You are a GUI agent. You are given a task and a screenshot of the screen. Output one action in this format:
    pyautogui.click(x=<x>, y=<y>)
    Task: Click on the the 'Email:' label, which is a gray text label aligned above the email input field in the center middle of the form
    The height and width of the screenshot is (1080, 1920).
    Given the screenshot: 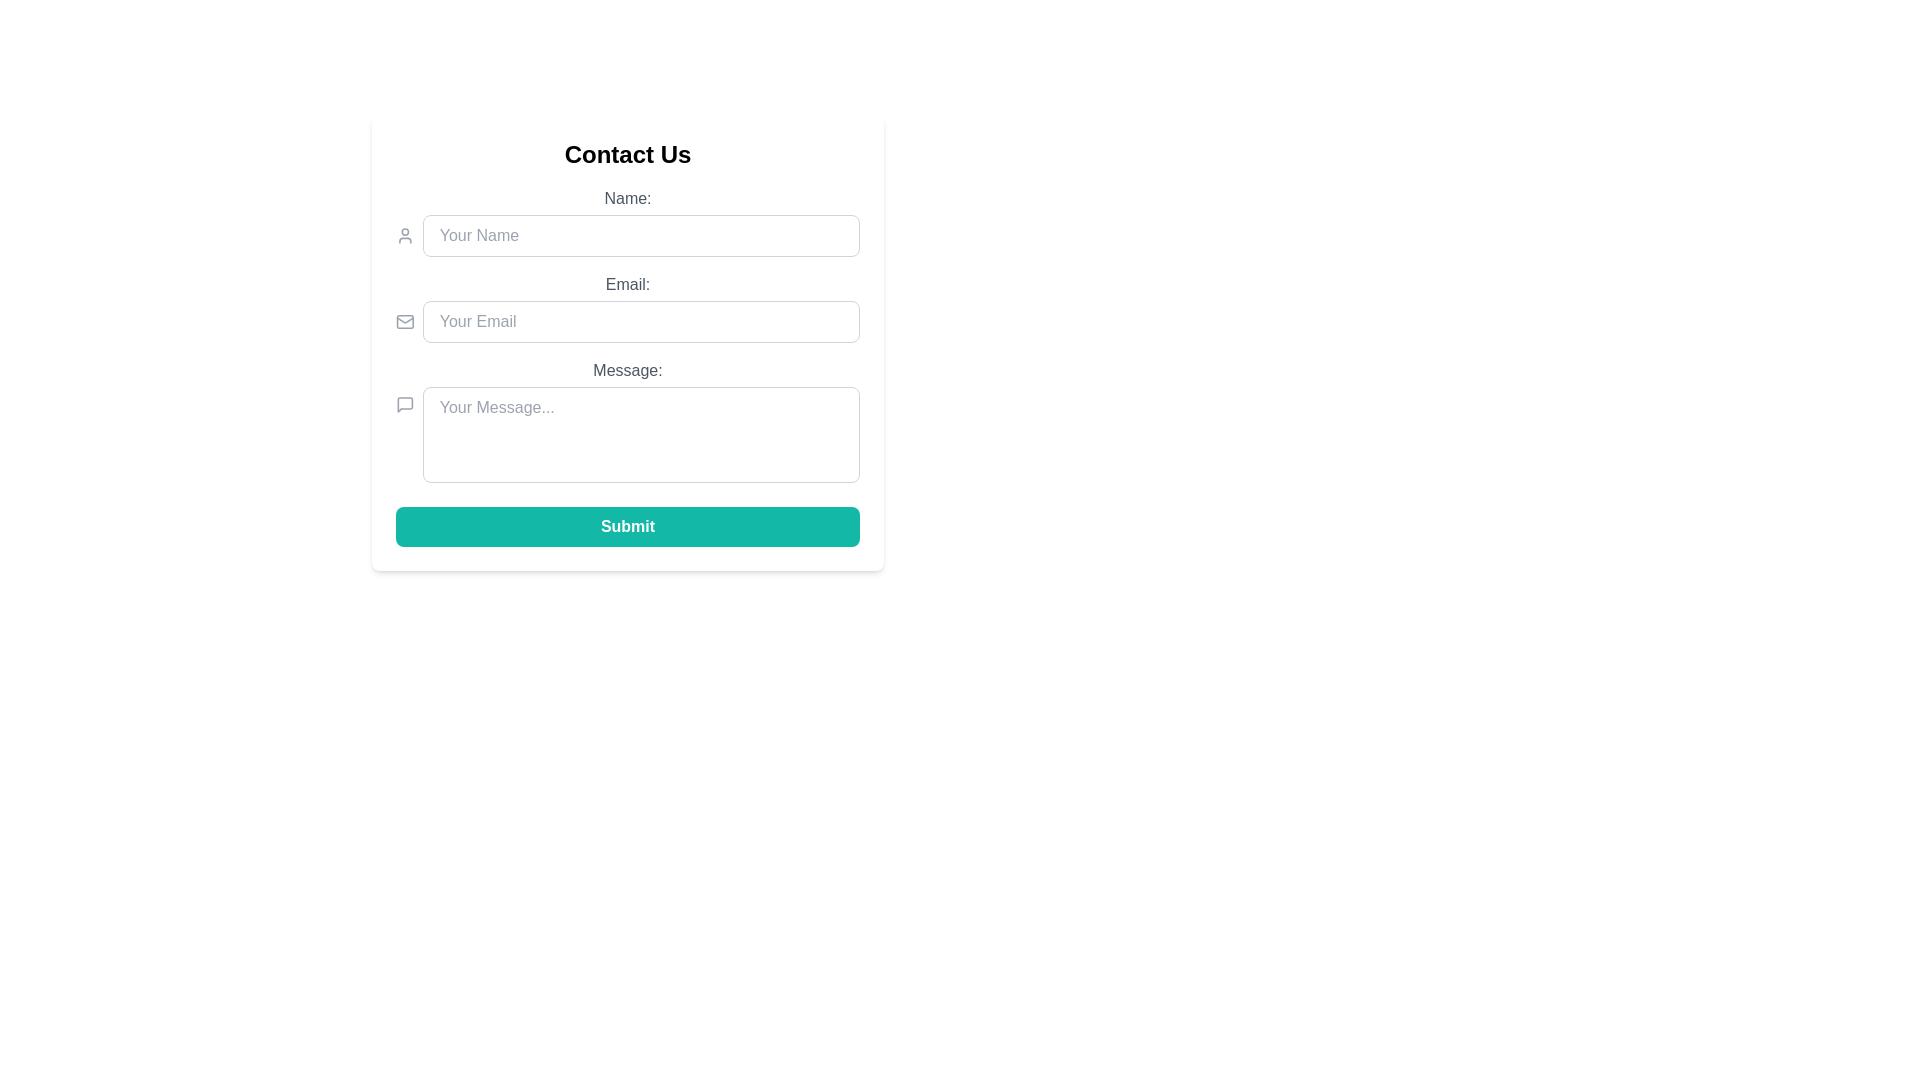 What is the action you would take?
    pyautogui.click(x=627, y=285)
    